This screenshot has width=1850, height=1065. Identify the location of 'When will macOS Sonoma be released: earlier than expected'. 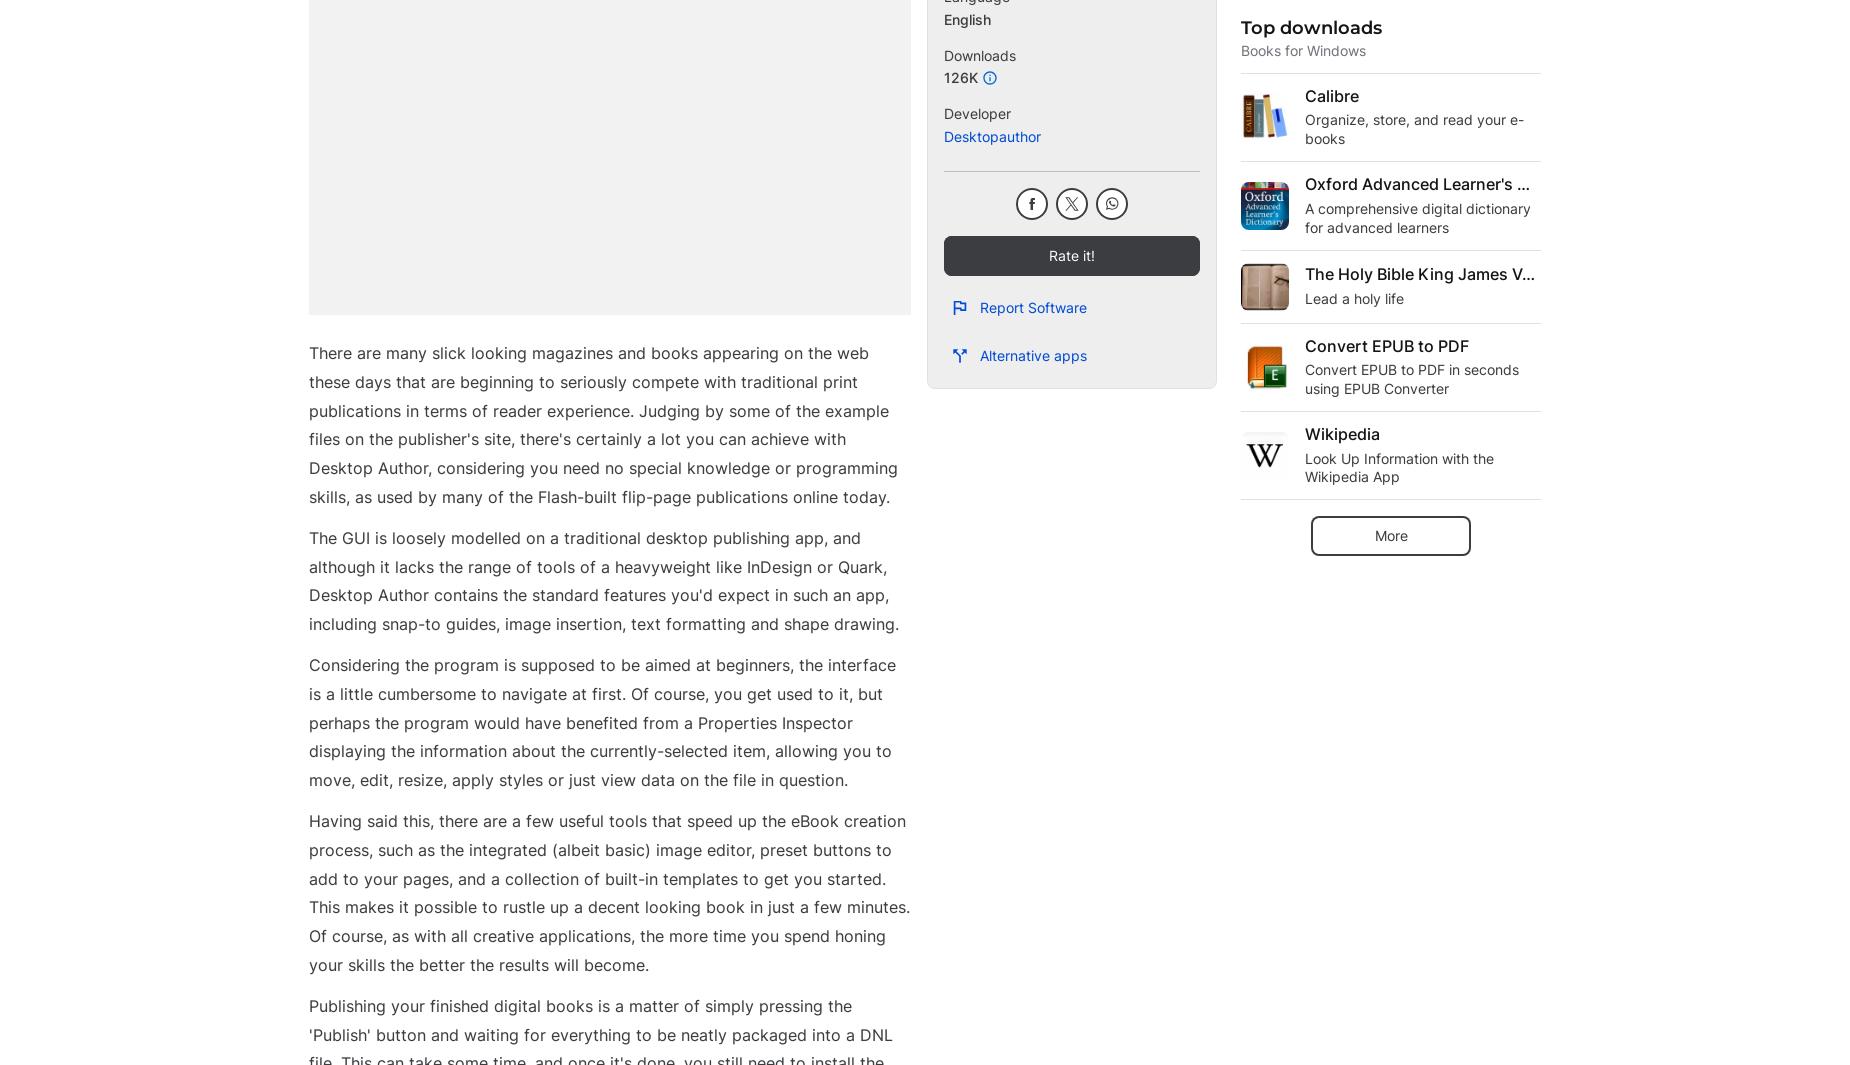
(1325, 394).